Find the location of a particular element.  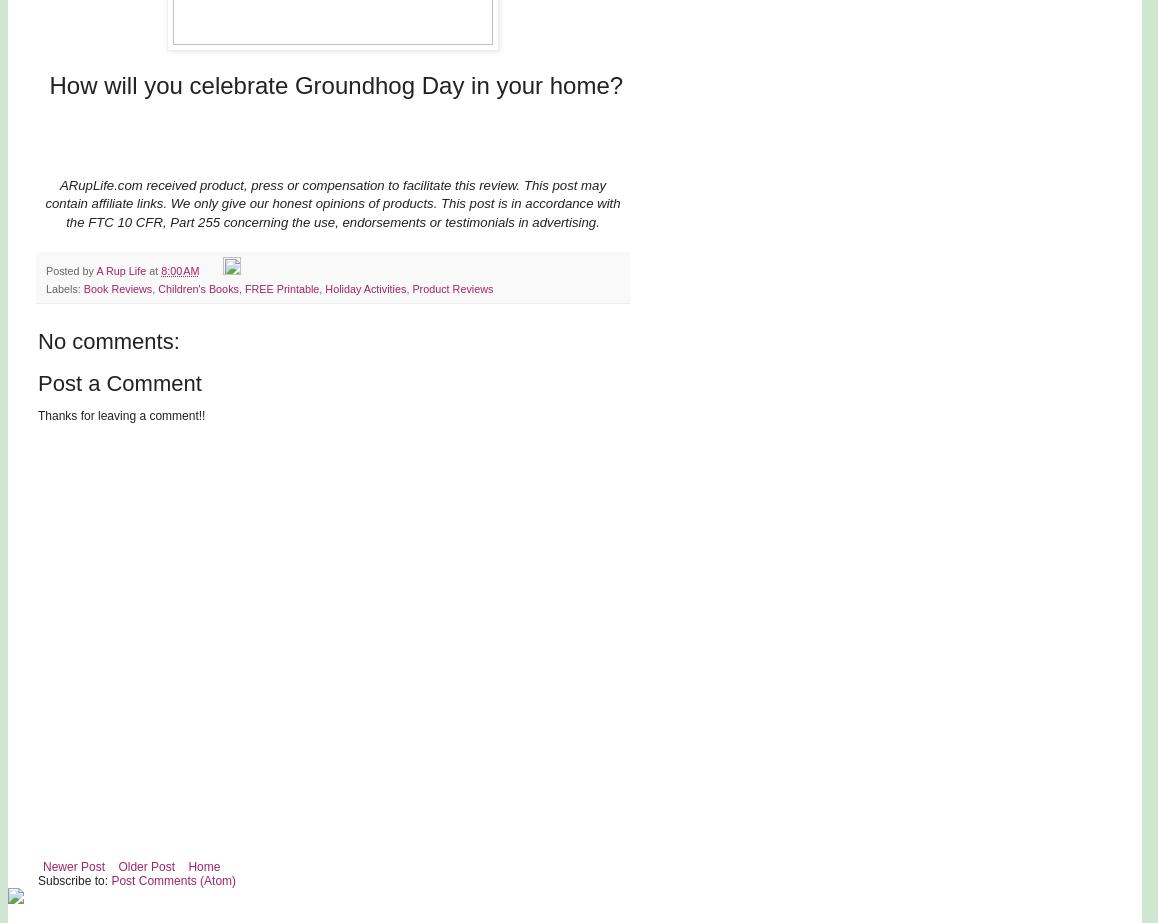

'Holiday Activities' is located at coordinates (364, 287).